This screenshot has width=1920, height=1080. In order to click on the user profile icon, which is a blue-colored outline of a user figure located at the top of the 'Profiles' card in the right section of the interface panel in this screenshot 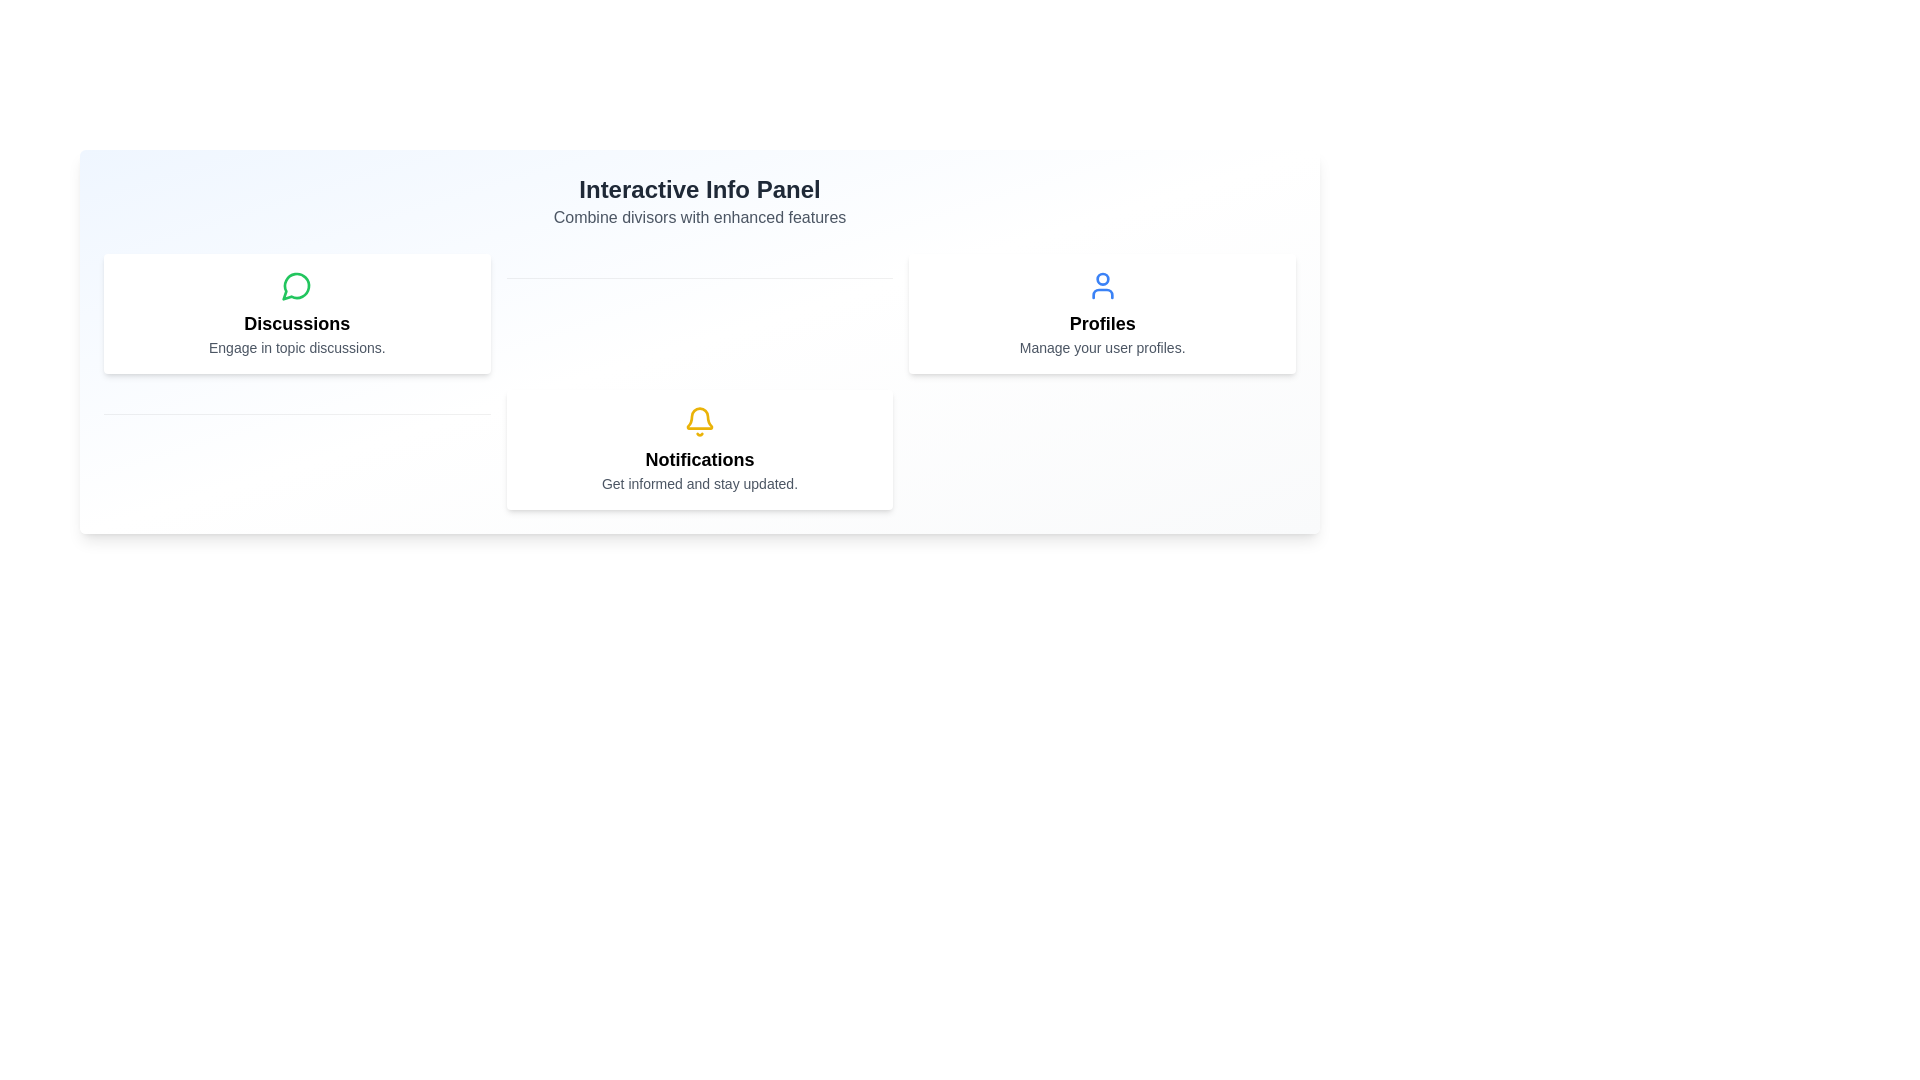, I will do `click(1101, 285)`.